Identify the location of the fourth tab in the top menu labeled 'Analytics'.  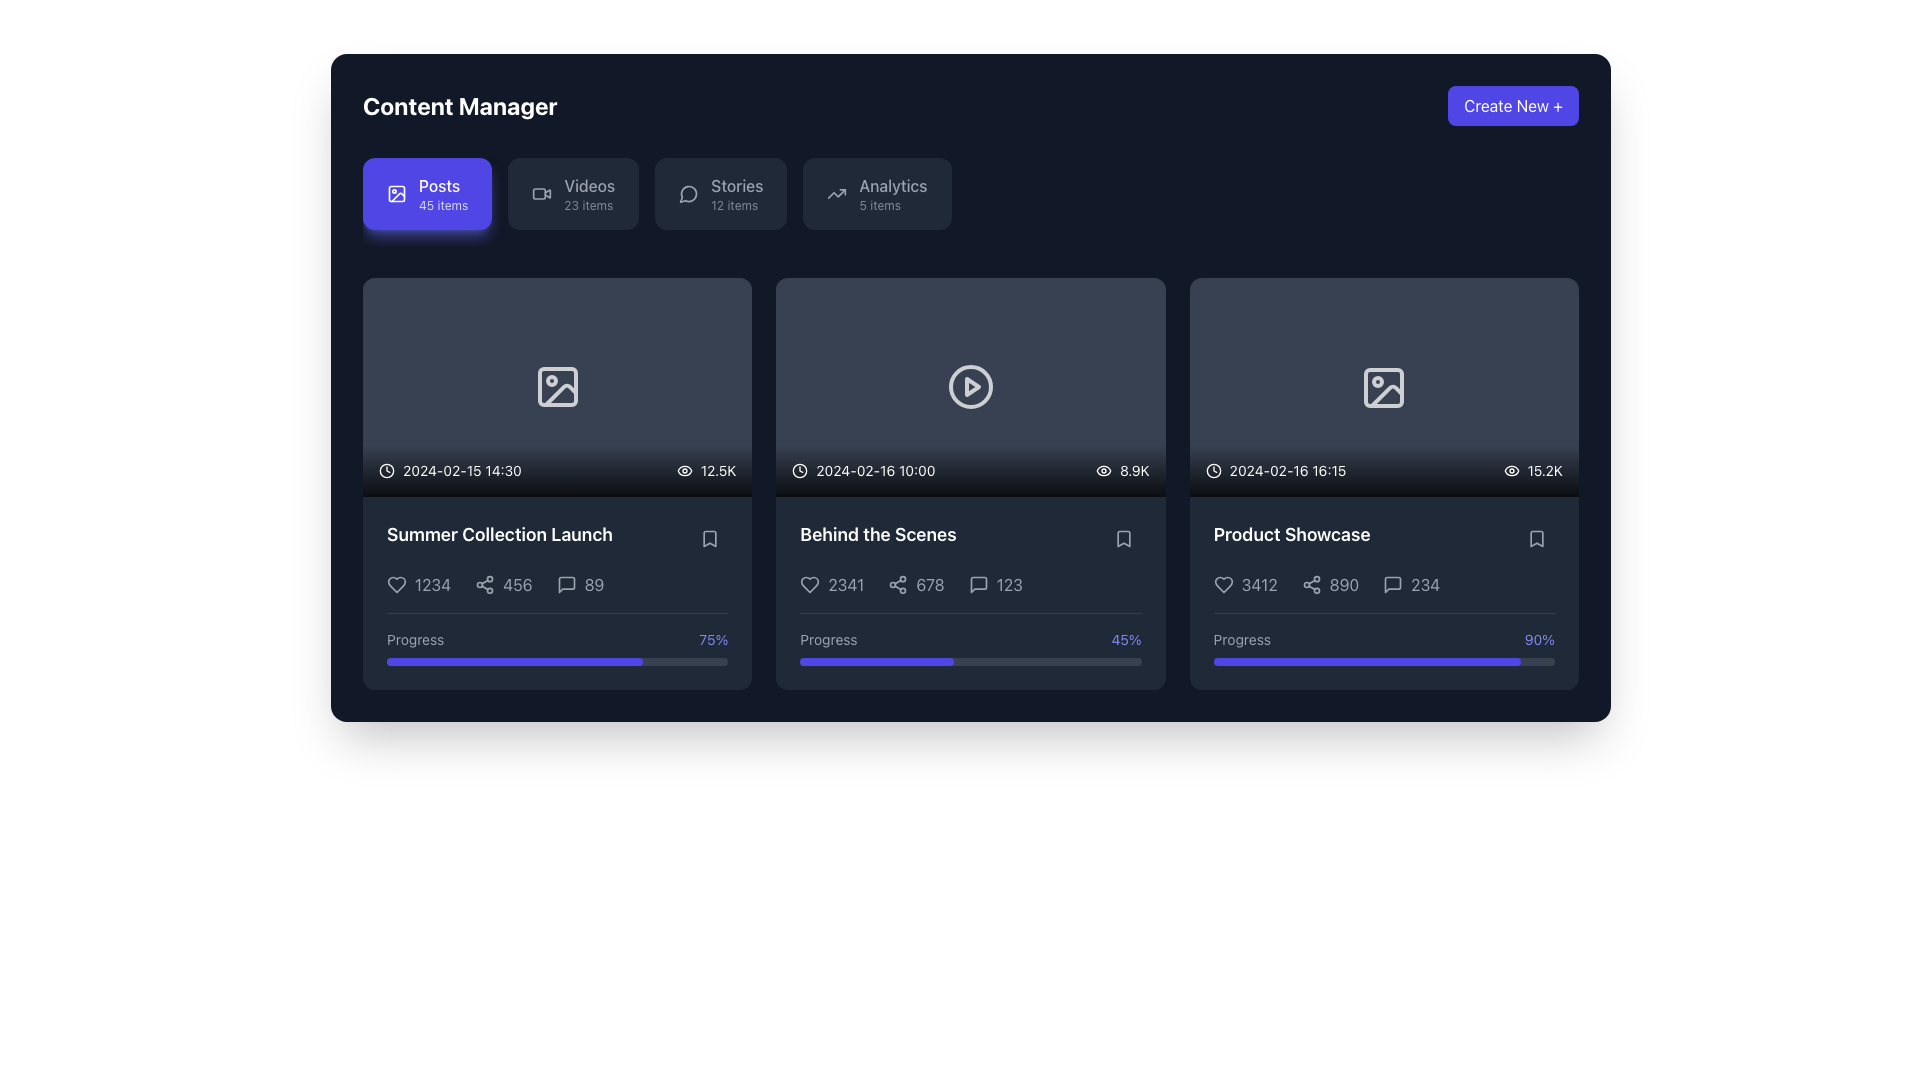
(892, 185).